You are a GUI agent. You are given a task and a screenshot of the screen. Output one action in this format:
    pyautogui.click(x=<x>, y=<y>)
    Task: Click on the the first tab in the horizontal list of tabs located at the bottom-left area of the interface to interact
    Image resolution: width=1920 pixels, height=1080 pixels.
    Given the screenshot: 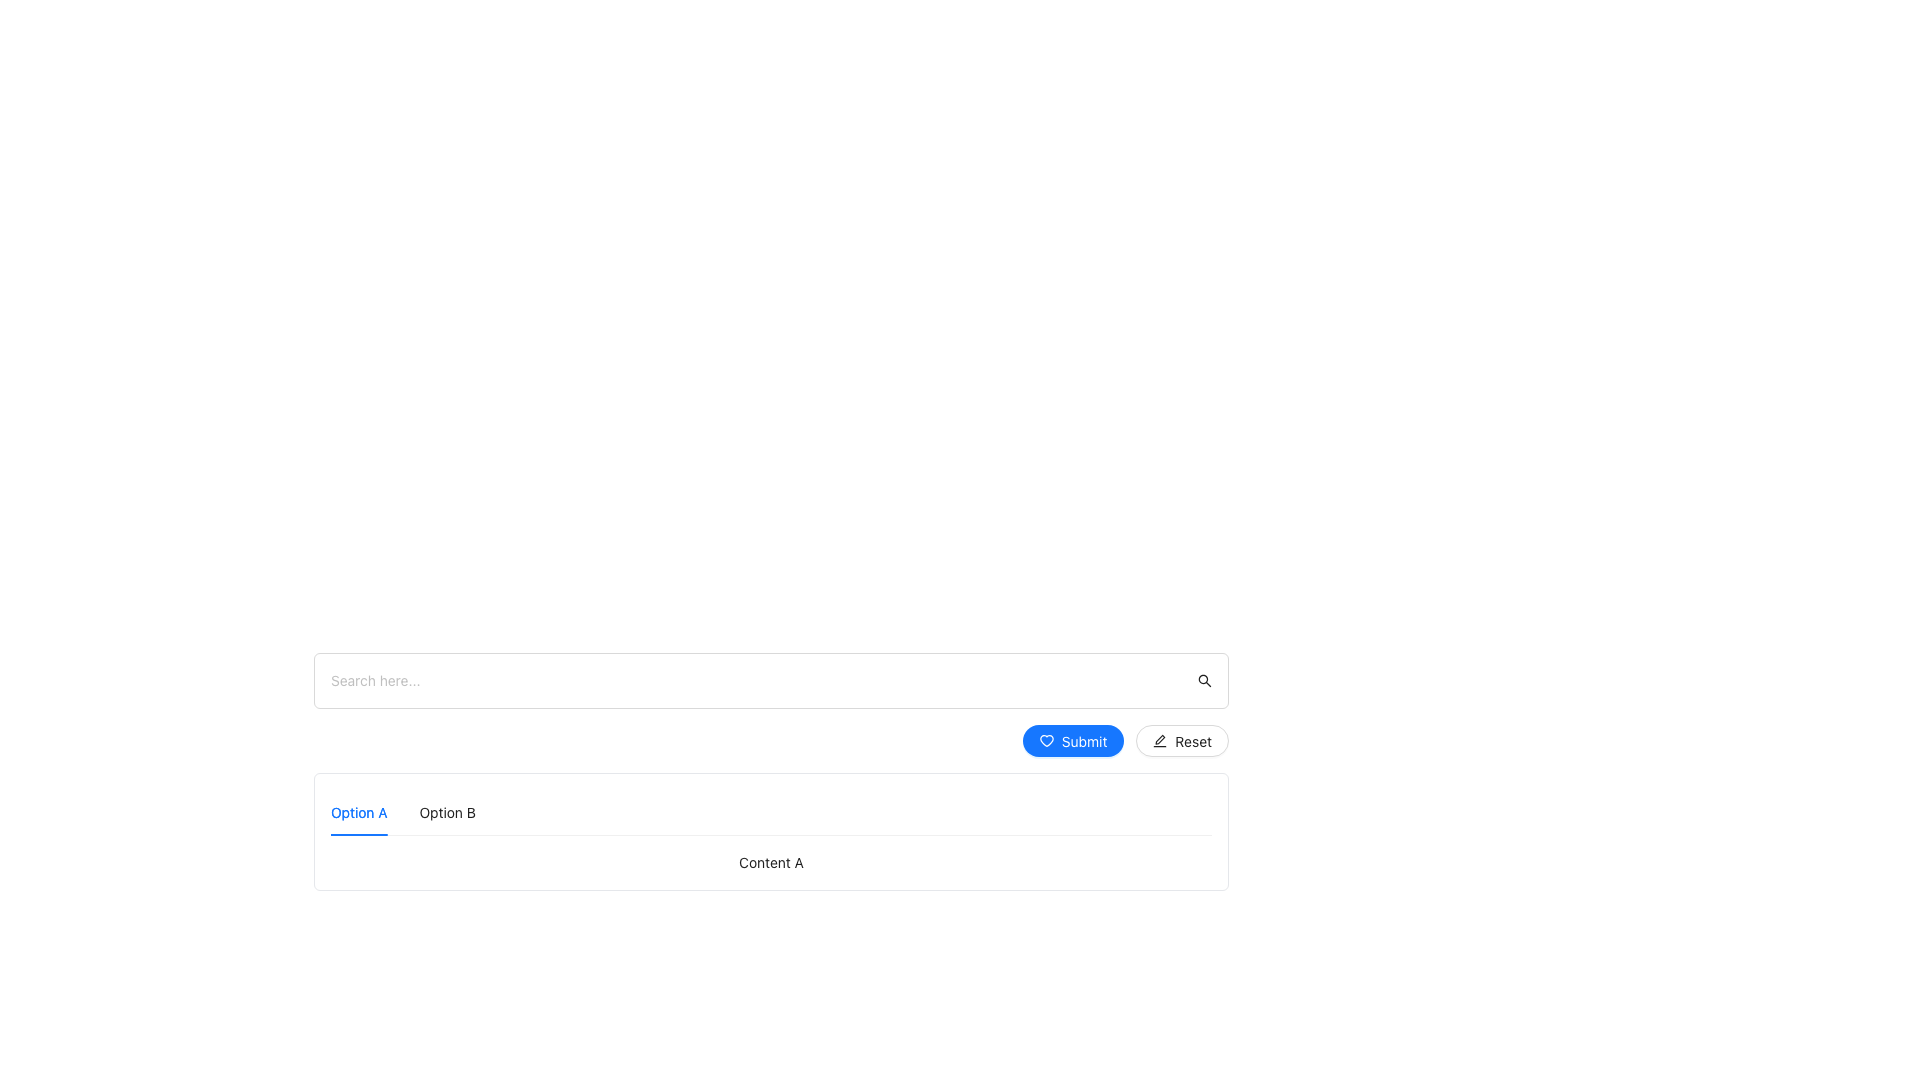 What is the action you would take?
    pyautogui.click(x=359, y=813)
    